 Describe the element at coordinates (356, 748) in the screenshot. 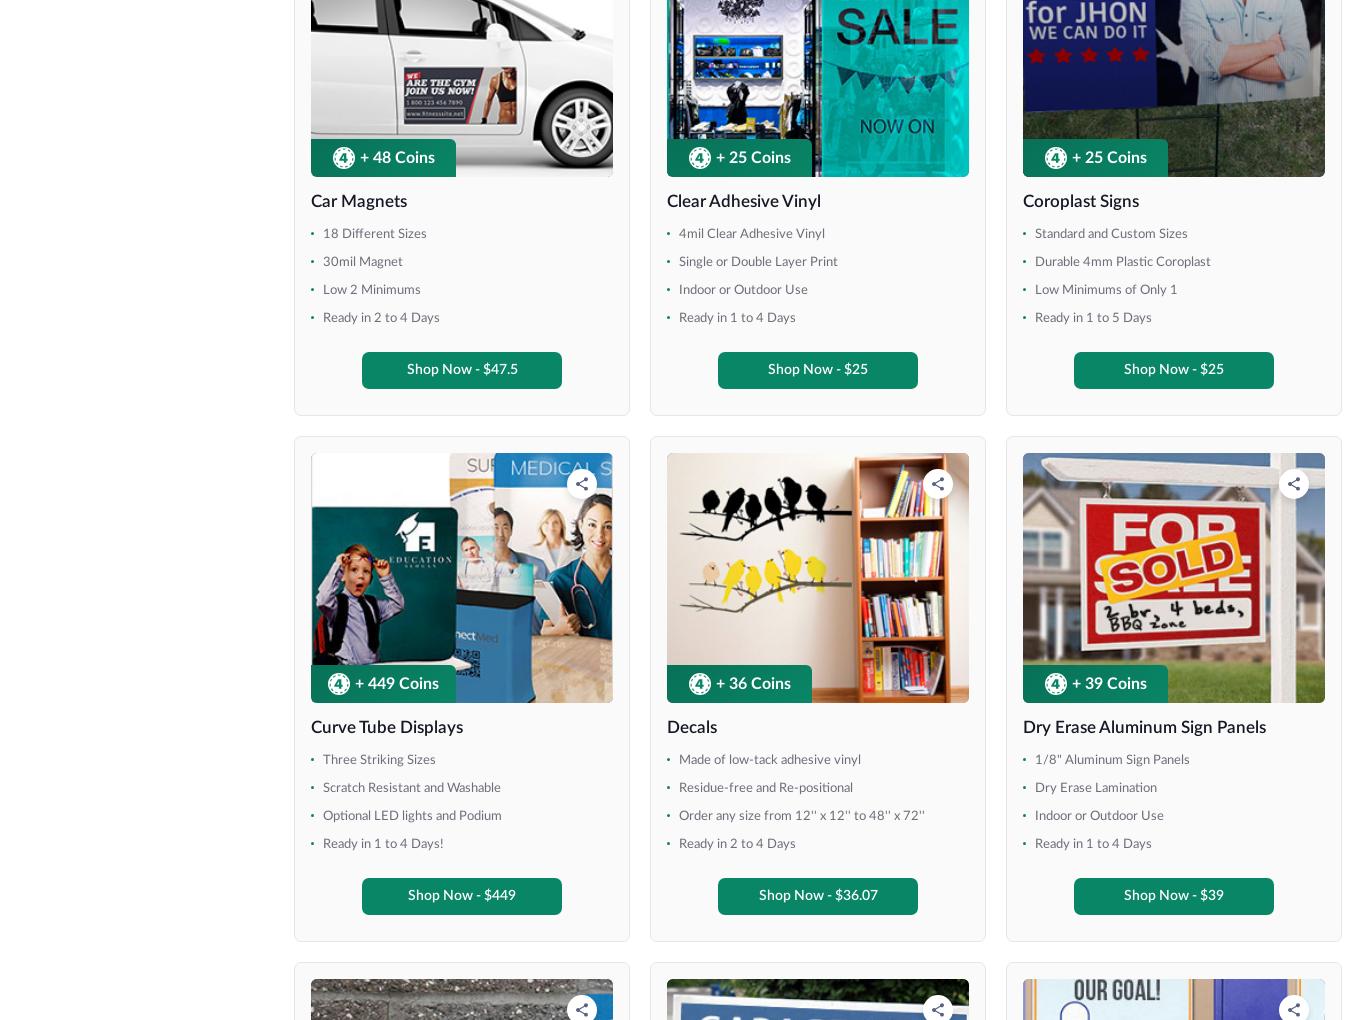

I see `'Stickers & Labels'` at that location.